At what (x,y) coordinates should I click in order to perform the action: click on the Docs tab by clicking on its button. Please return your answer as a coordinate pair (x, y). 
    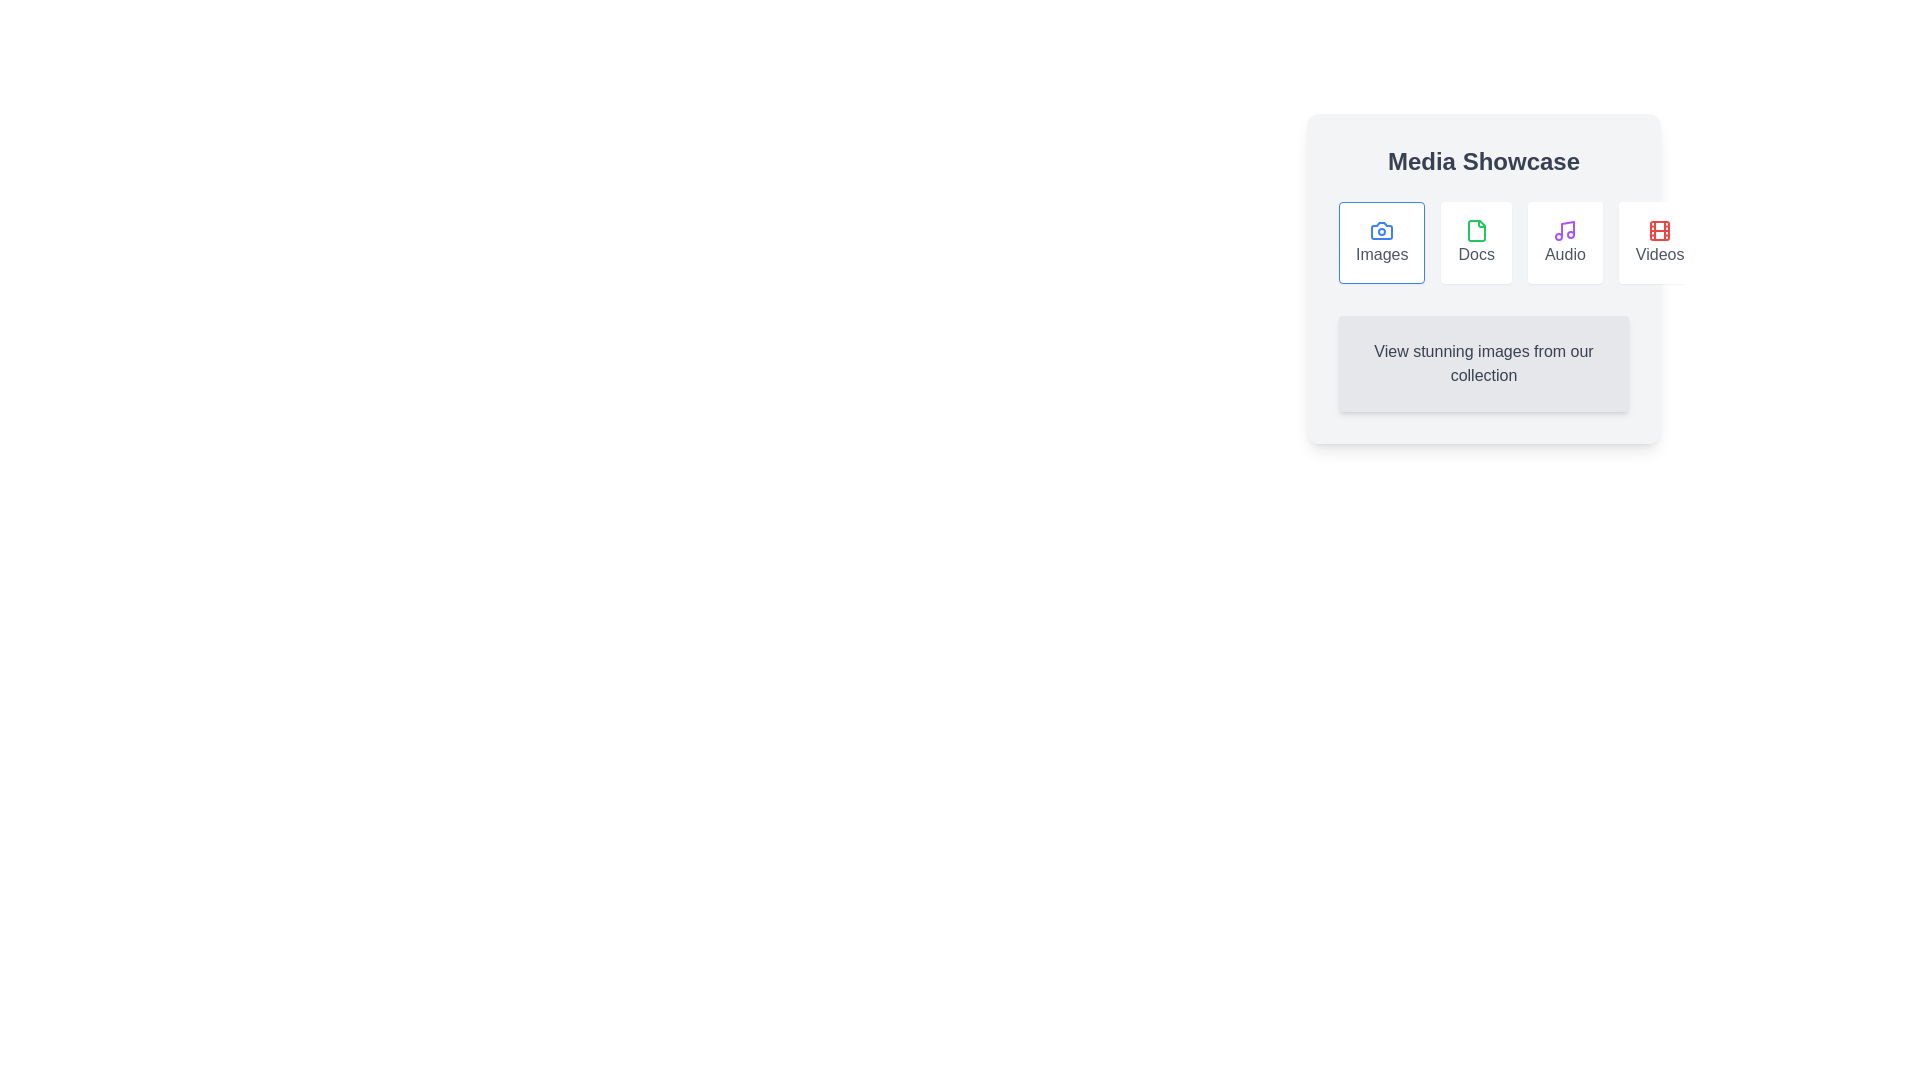
    Looking at the image, I should click on (1476, 242).